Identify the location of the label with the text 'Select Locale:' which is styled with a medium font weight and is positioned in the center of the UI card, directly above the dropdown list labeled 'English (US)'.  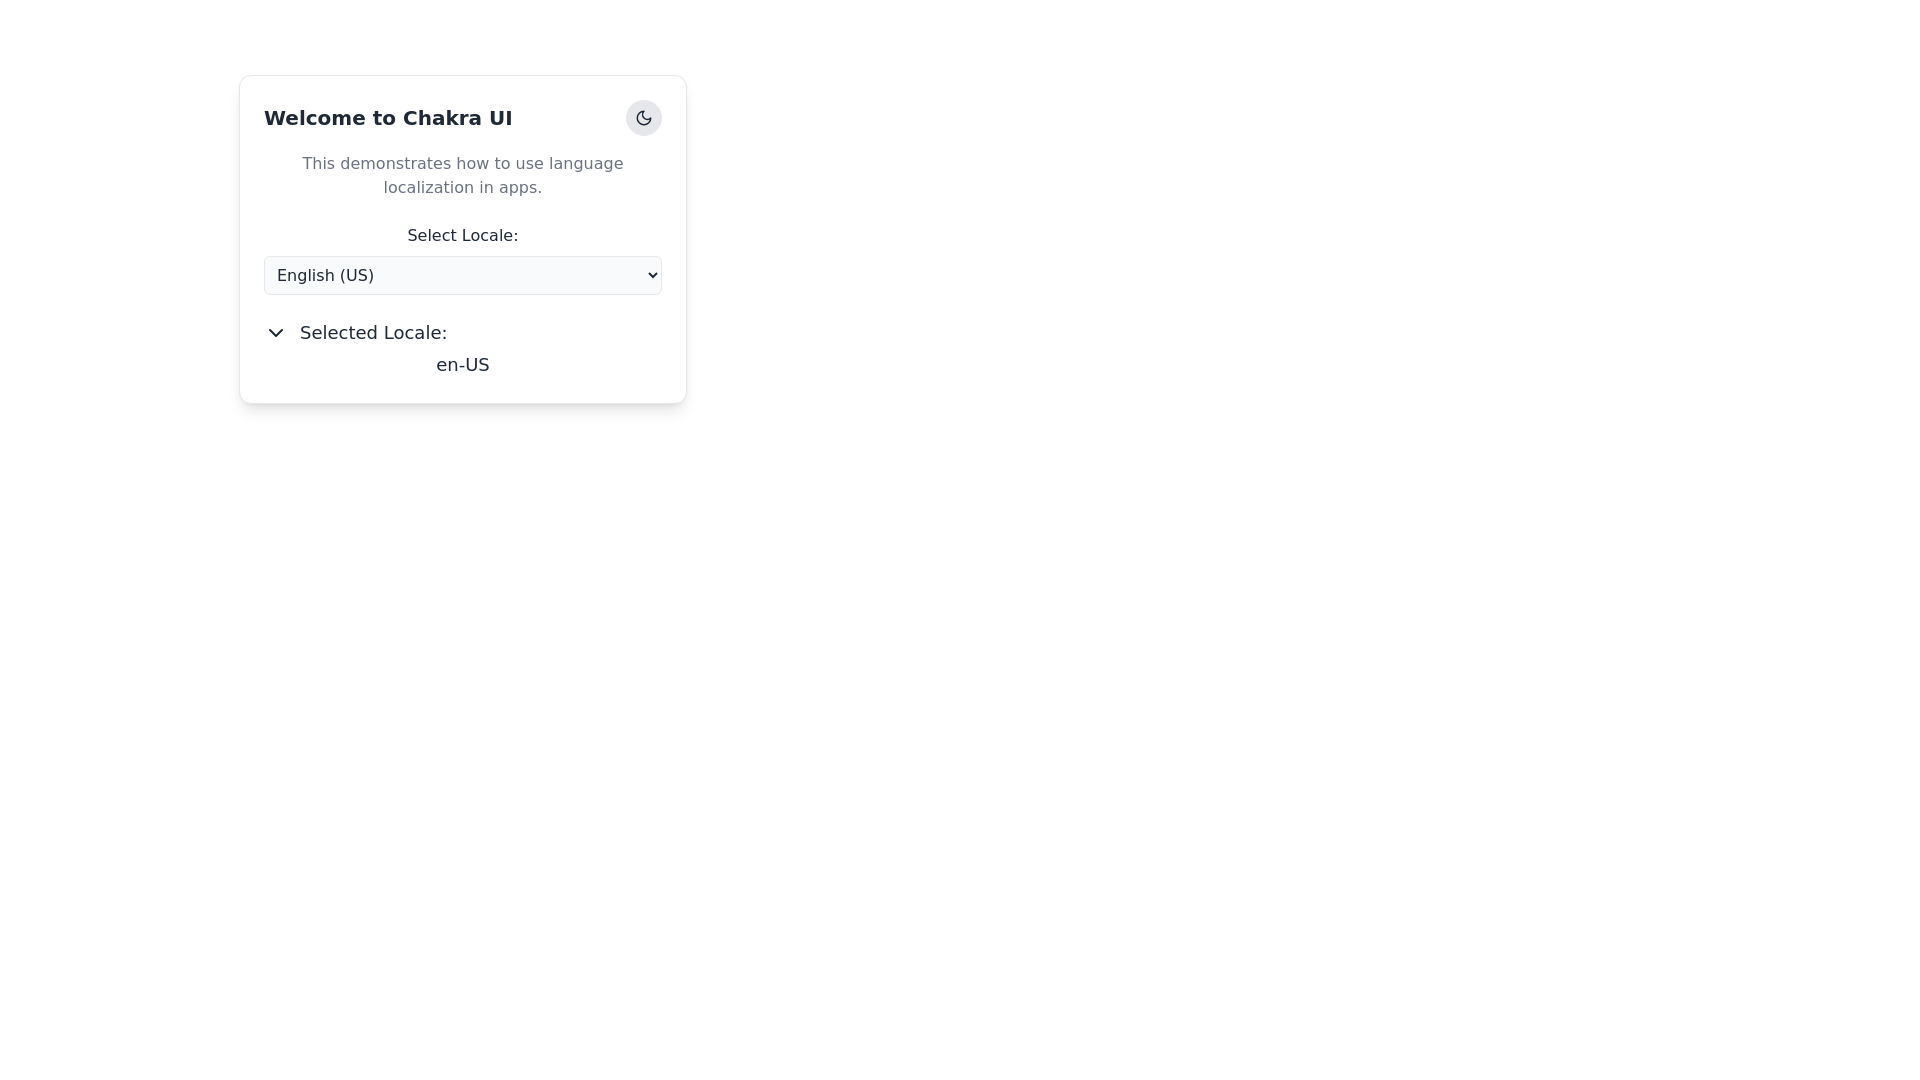
(461, 234).